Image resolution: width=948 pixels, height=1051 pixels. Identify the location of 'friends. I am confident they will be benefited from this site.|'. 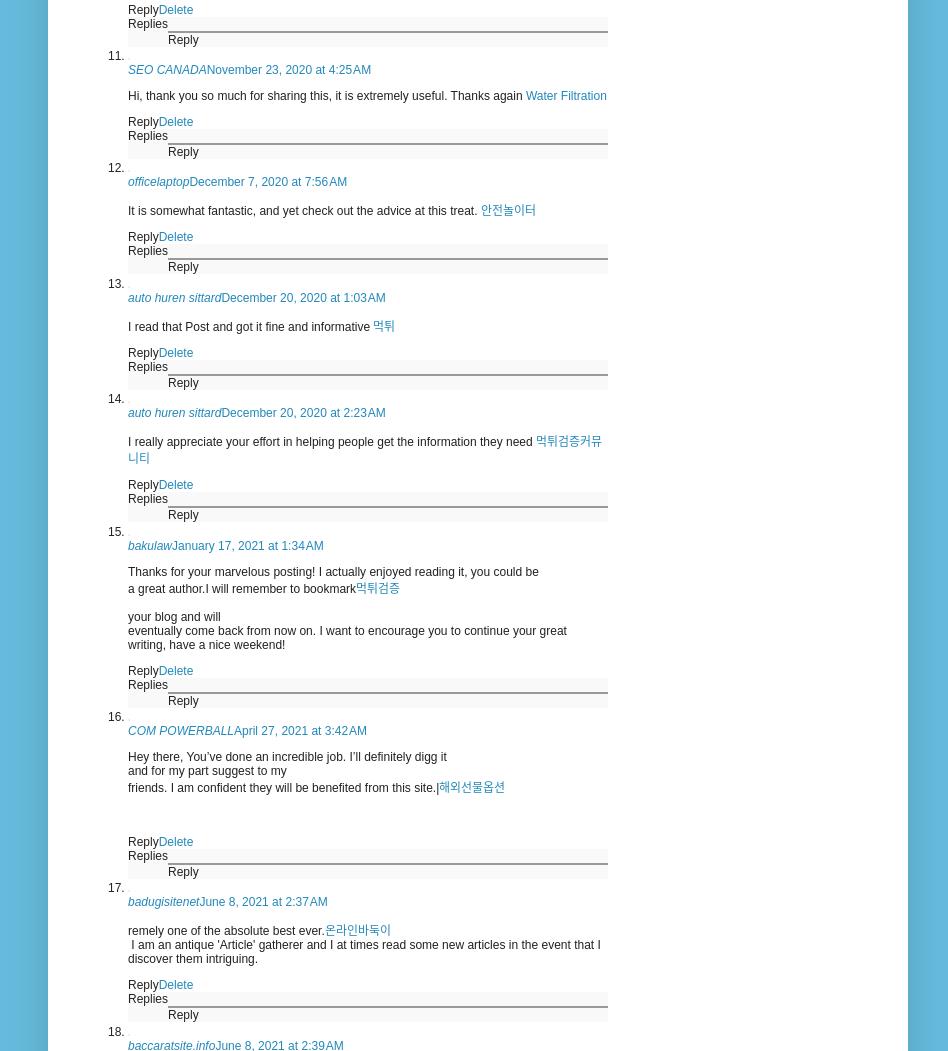
(283, 787).